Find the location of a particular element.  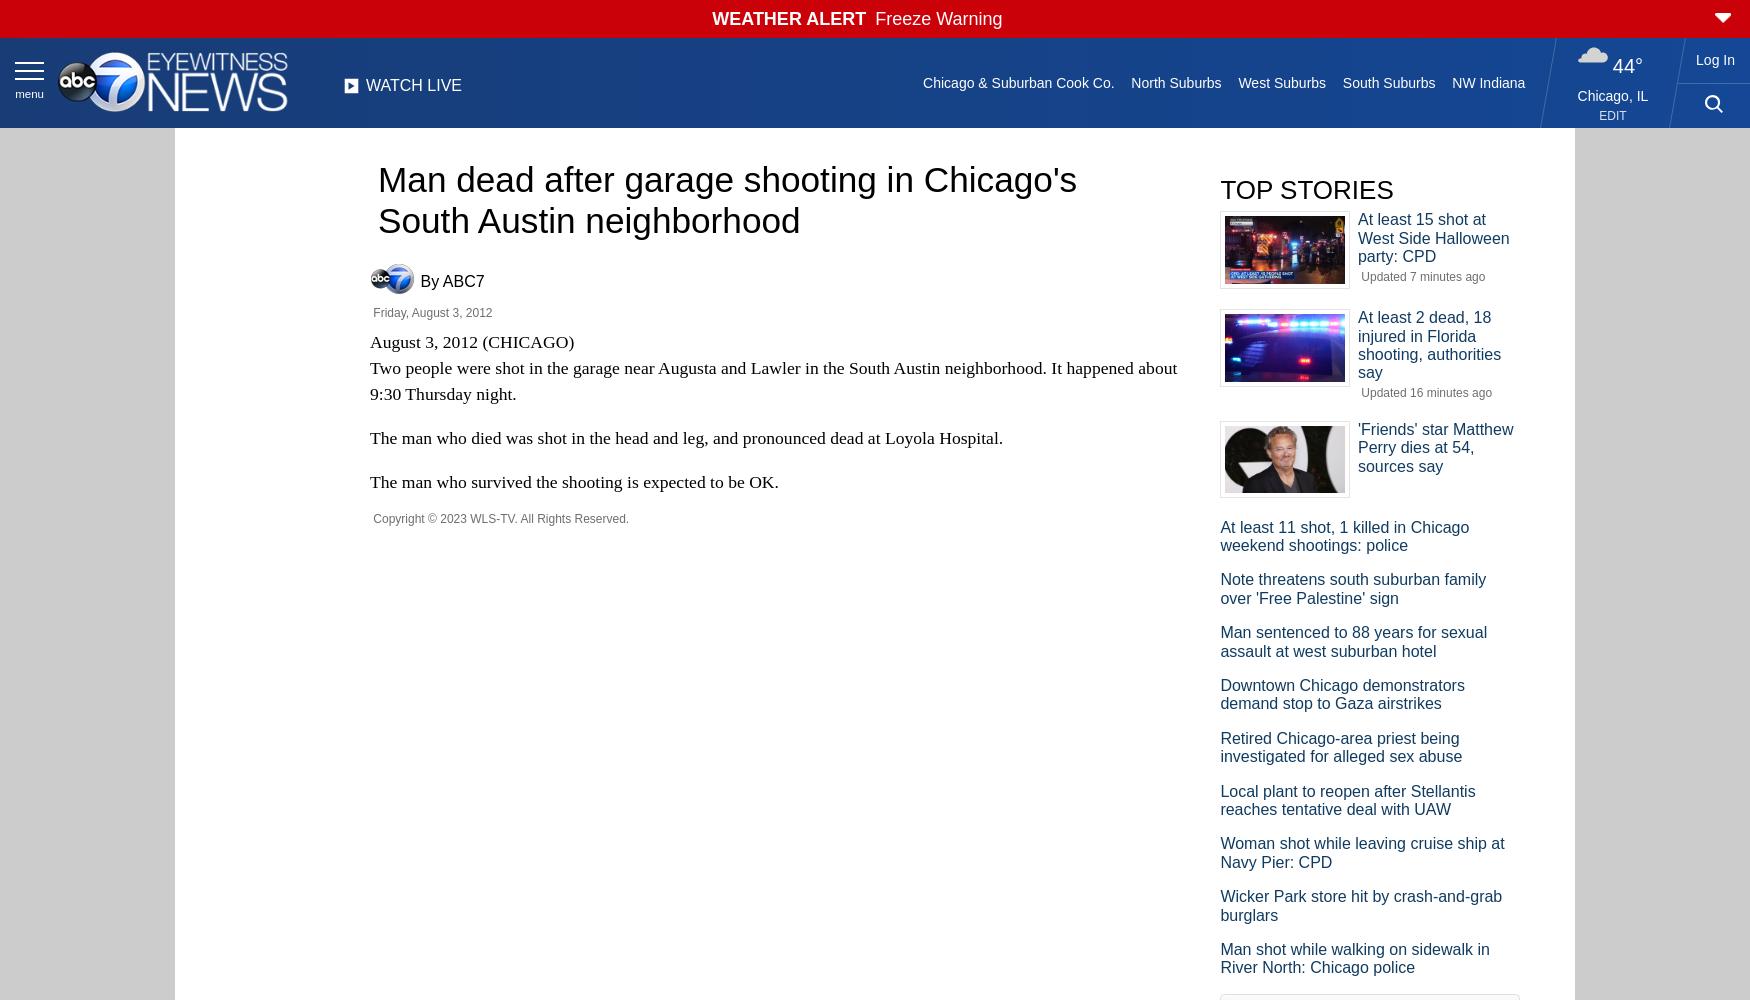

'Chicago, IL' is located at coordinates (1612, 95).